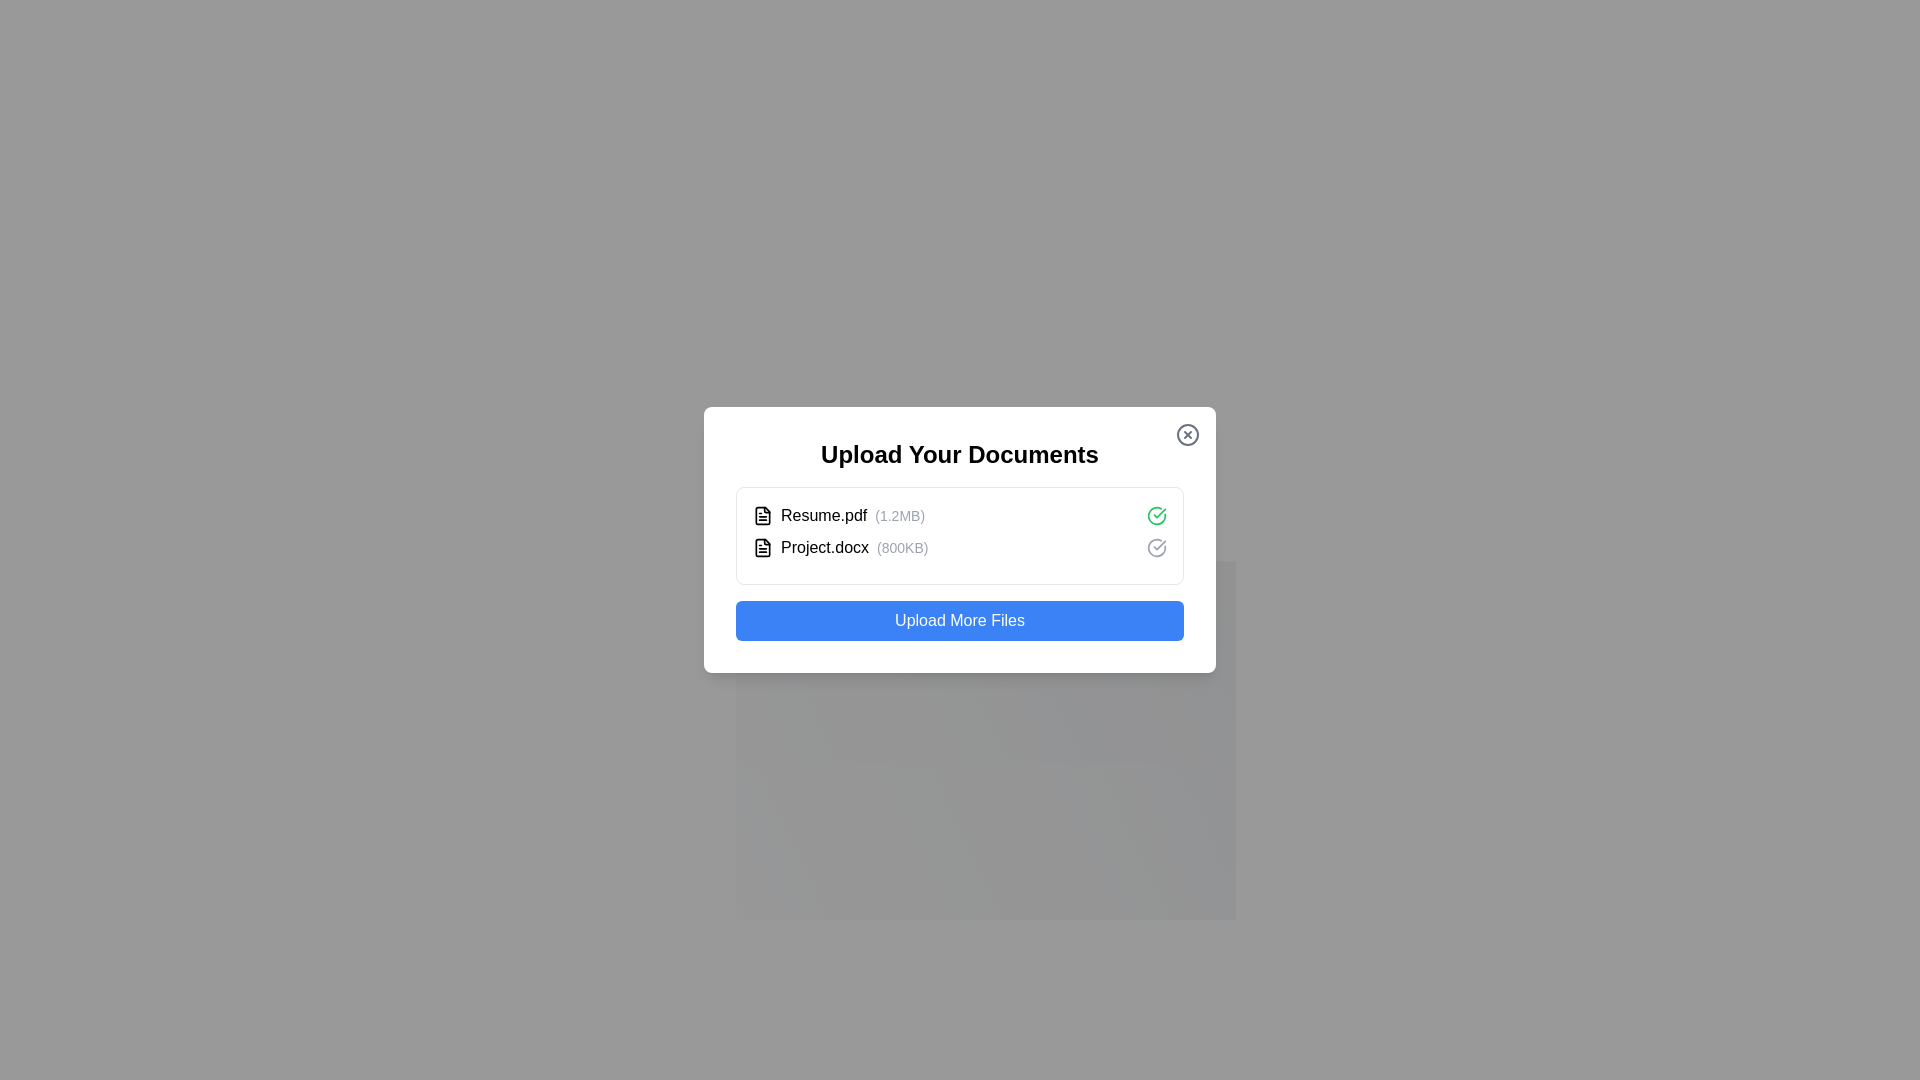 The width and height of the screenshot is (1920, 1080). I want to click on the list item representing 'Resume.pdf', which includes a file icon, the text in bold, and a green checkmark, so click(960, 515).